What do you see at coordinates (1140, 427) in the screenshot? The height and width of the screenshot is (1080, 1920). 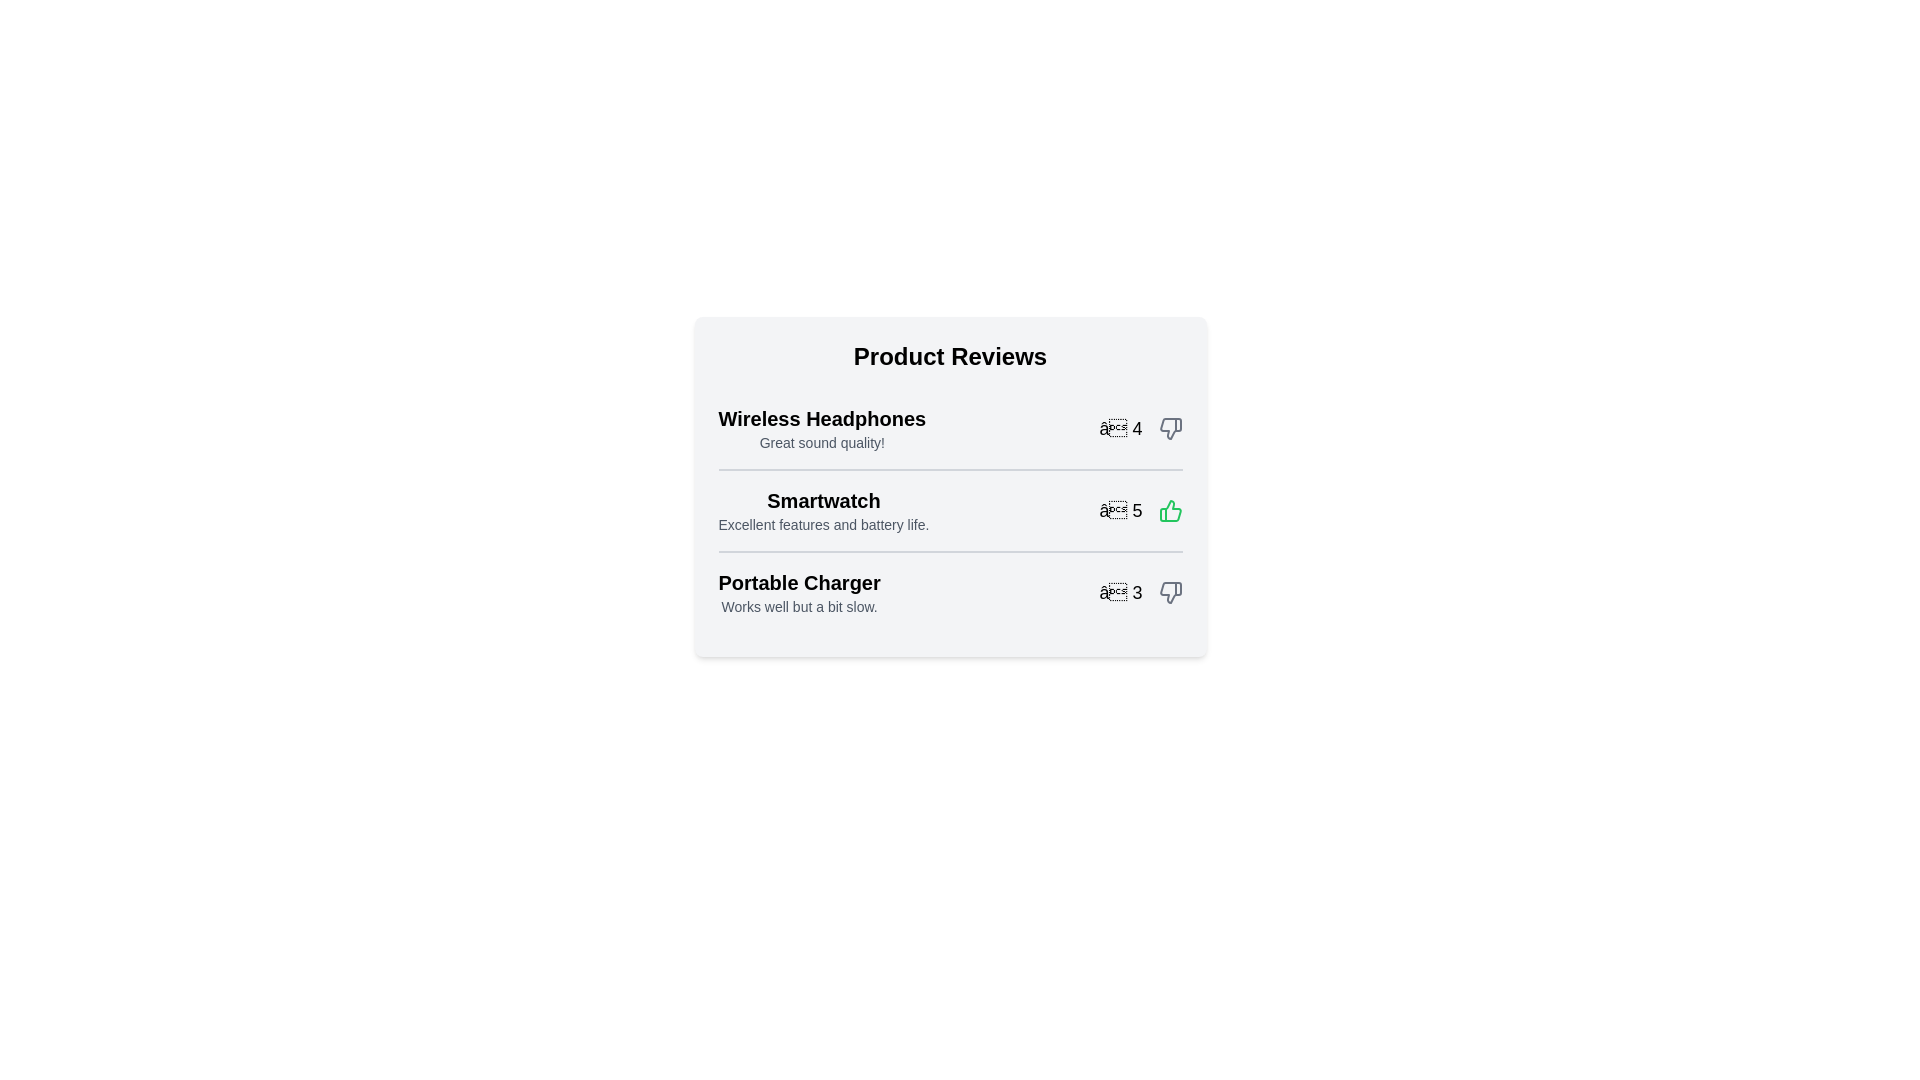 I see `the rating score of a specific review to inspect its value` at bounding box center [1140, 427].